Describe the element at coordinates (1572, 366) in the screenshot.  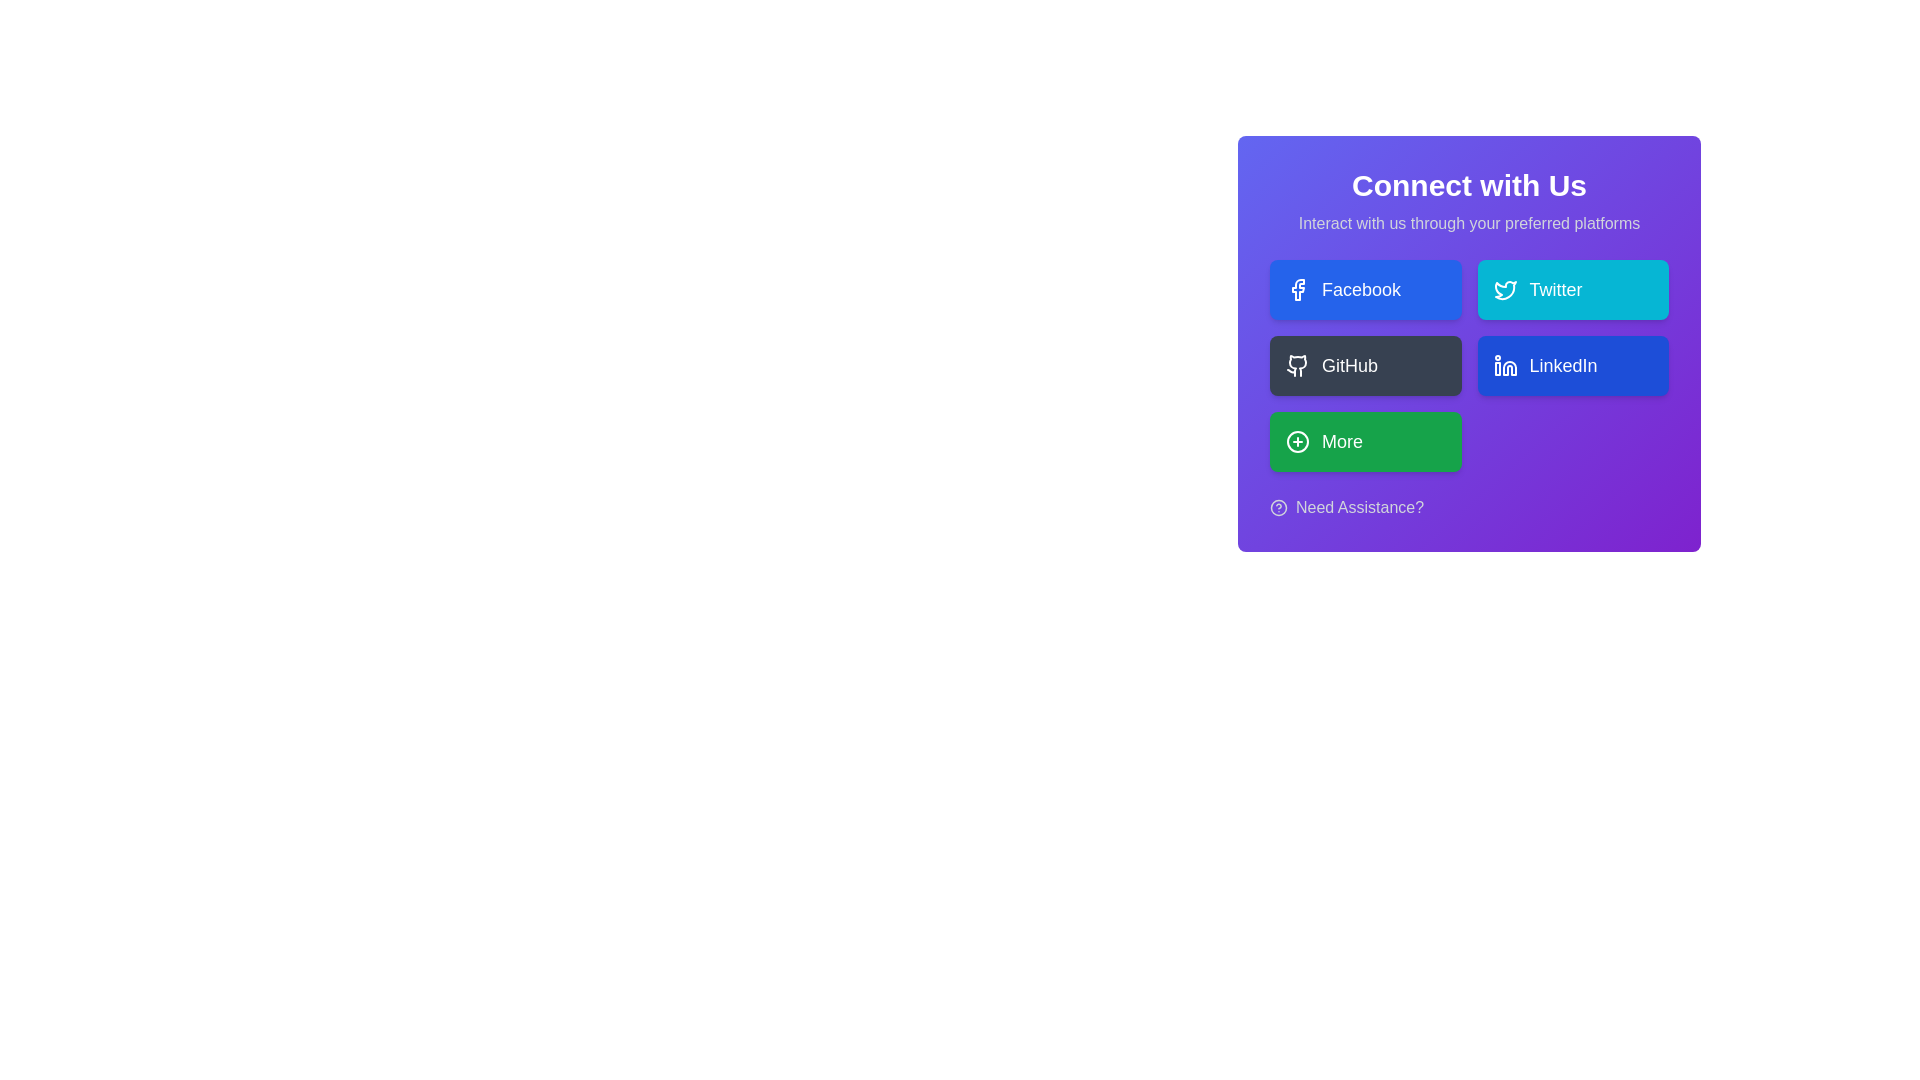
I see `the blue 'LinkedIn' button with rounded corners located in the lower-right quadrant of the interface, below the 'Twitter' button and to the right of the 'GitHub' button` at that location.